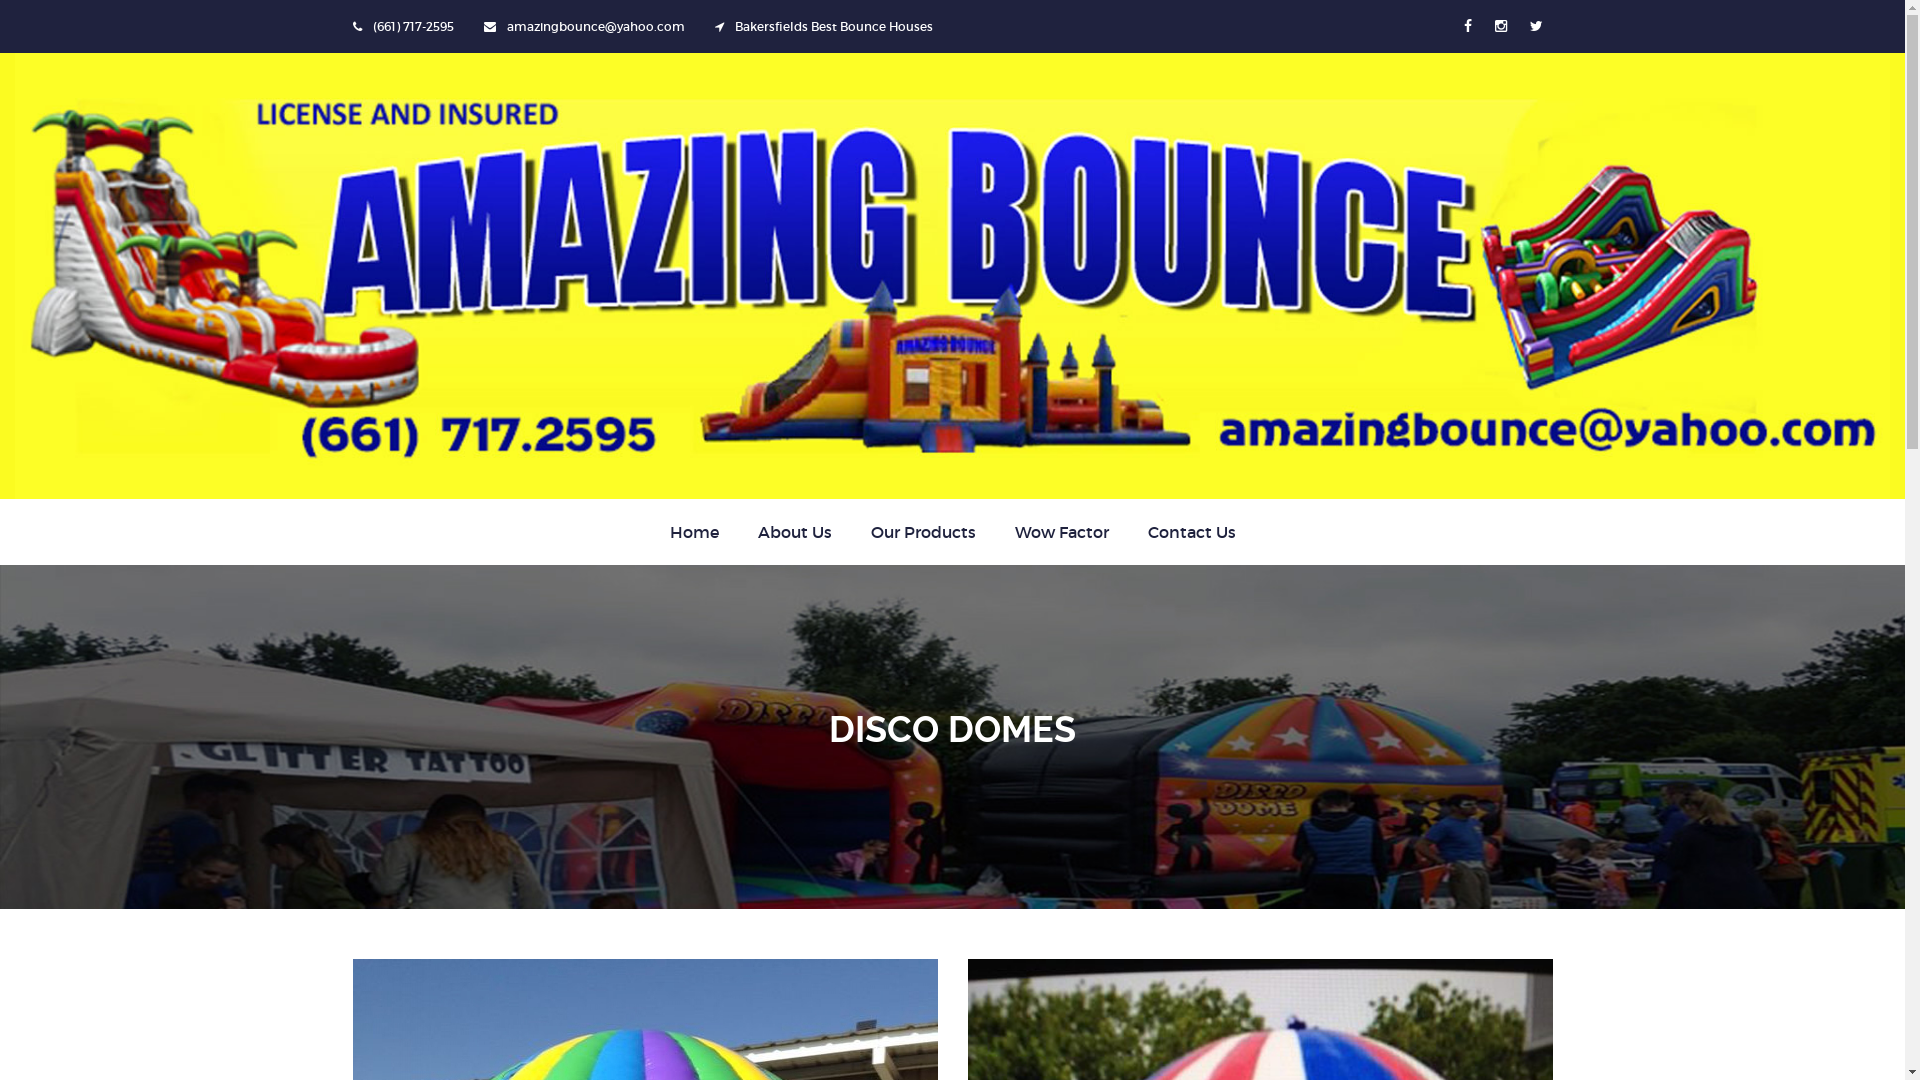  Describe the element at coordinates (794, 531) in the screenshot. I see `'About Us'` at that location.